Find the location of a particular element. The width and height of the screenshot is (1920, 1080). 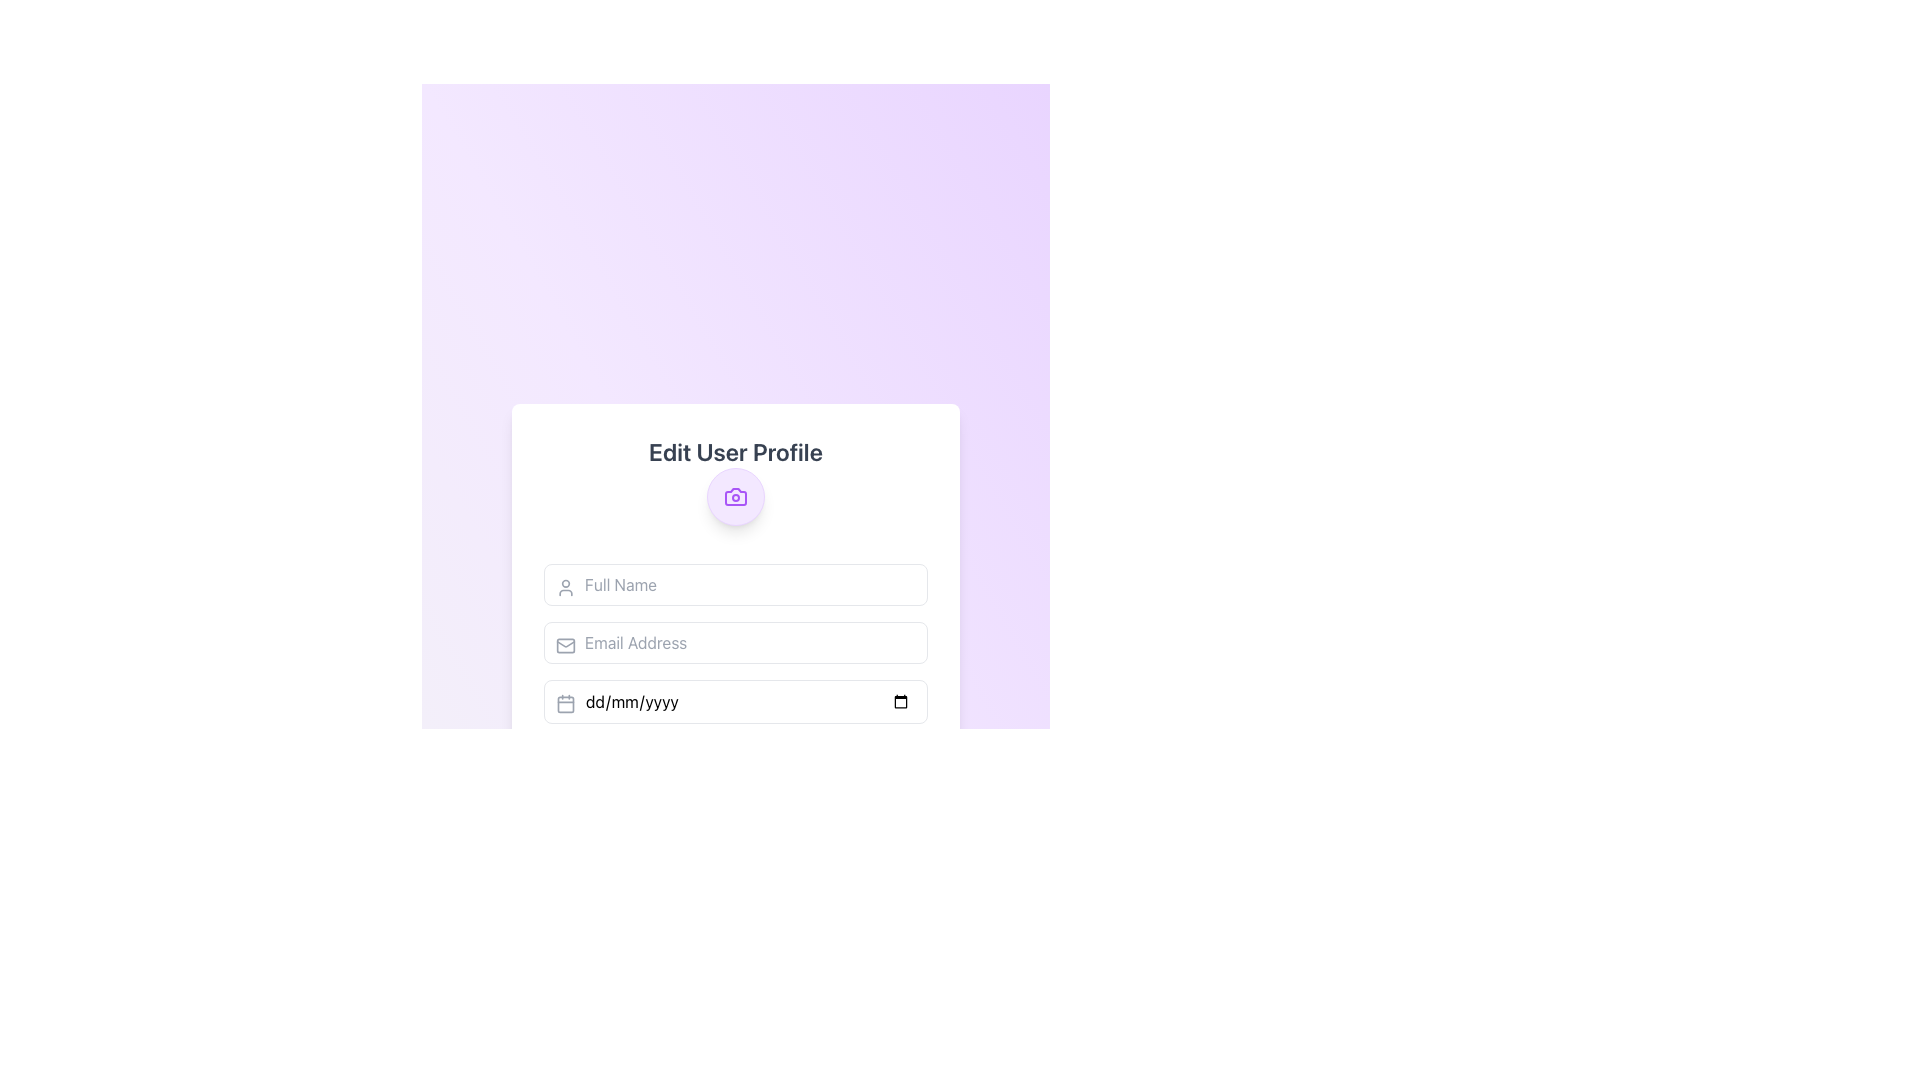

the email address input field in the 'Edit User Profile' section is located at coordinates (734, 640).